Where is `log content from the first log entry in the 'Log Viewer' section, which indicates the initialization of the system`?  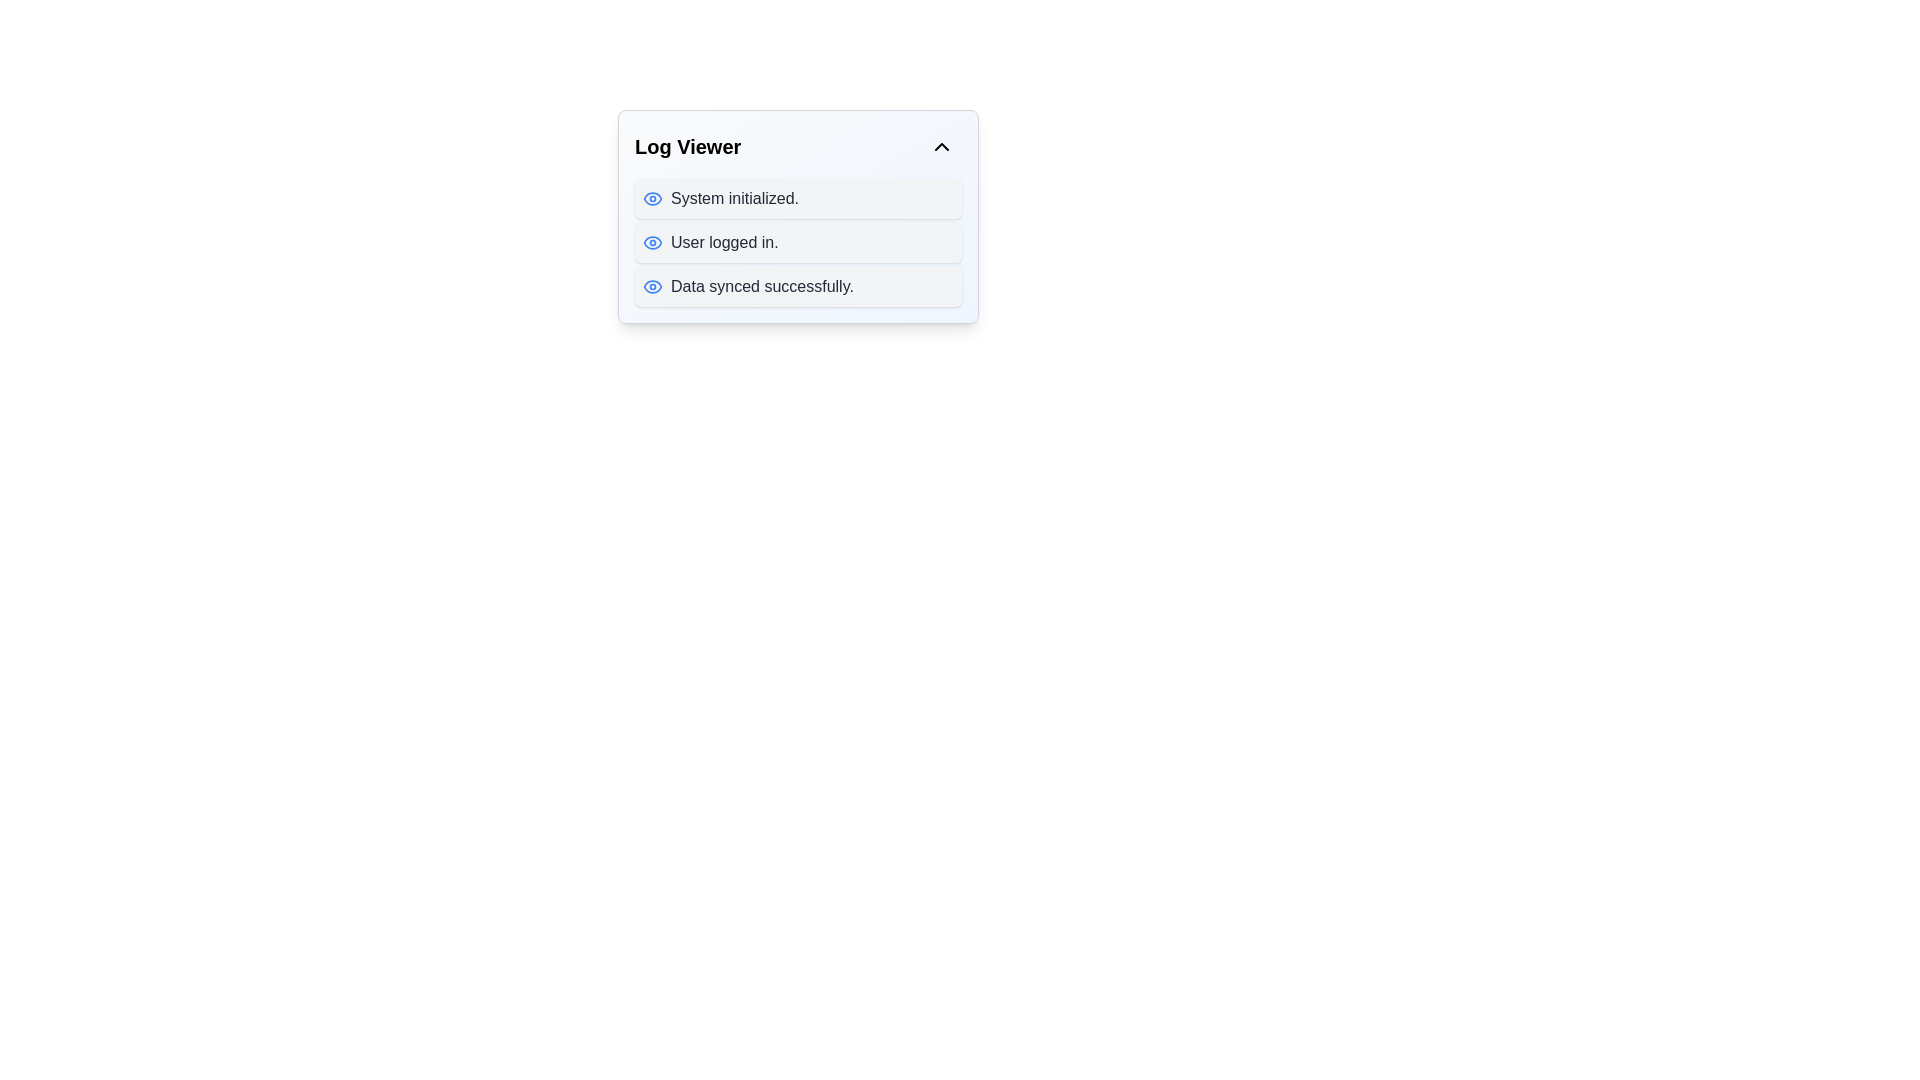 log content from the first log entry in the 'Log Viewer' section, which indicates the initialization of the system is located at coordinates (733, 199).